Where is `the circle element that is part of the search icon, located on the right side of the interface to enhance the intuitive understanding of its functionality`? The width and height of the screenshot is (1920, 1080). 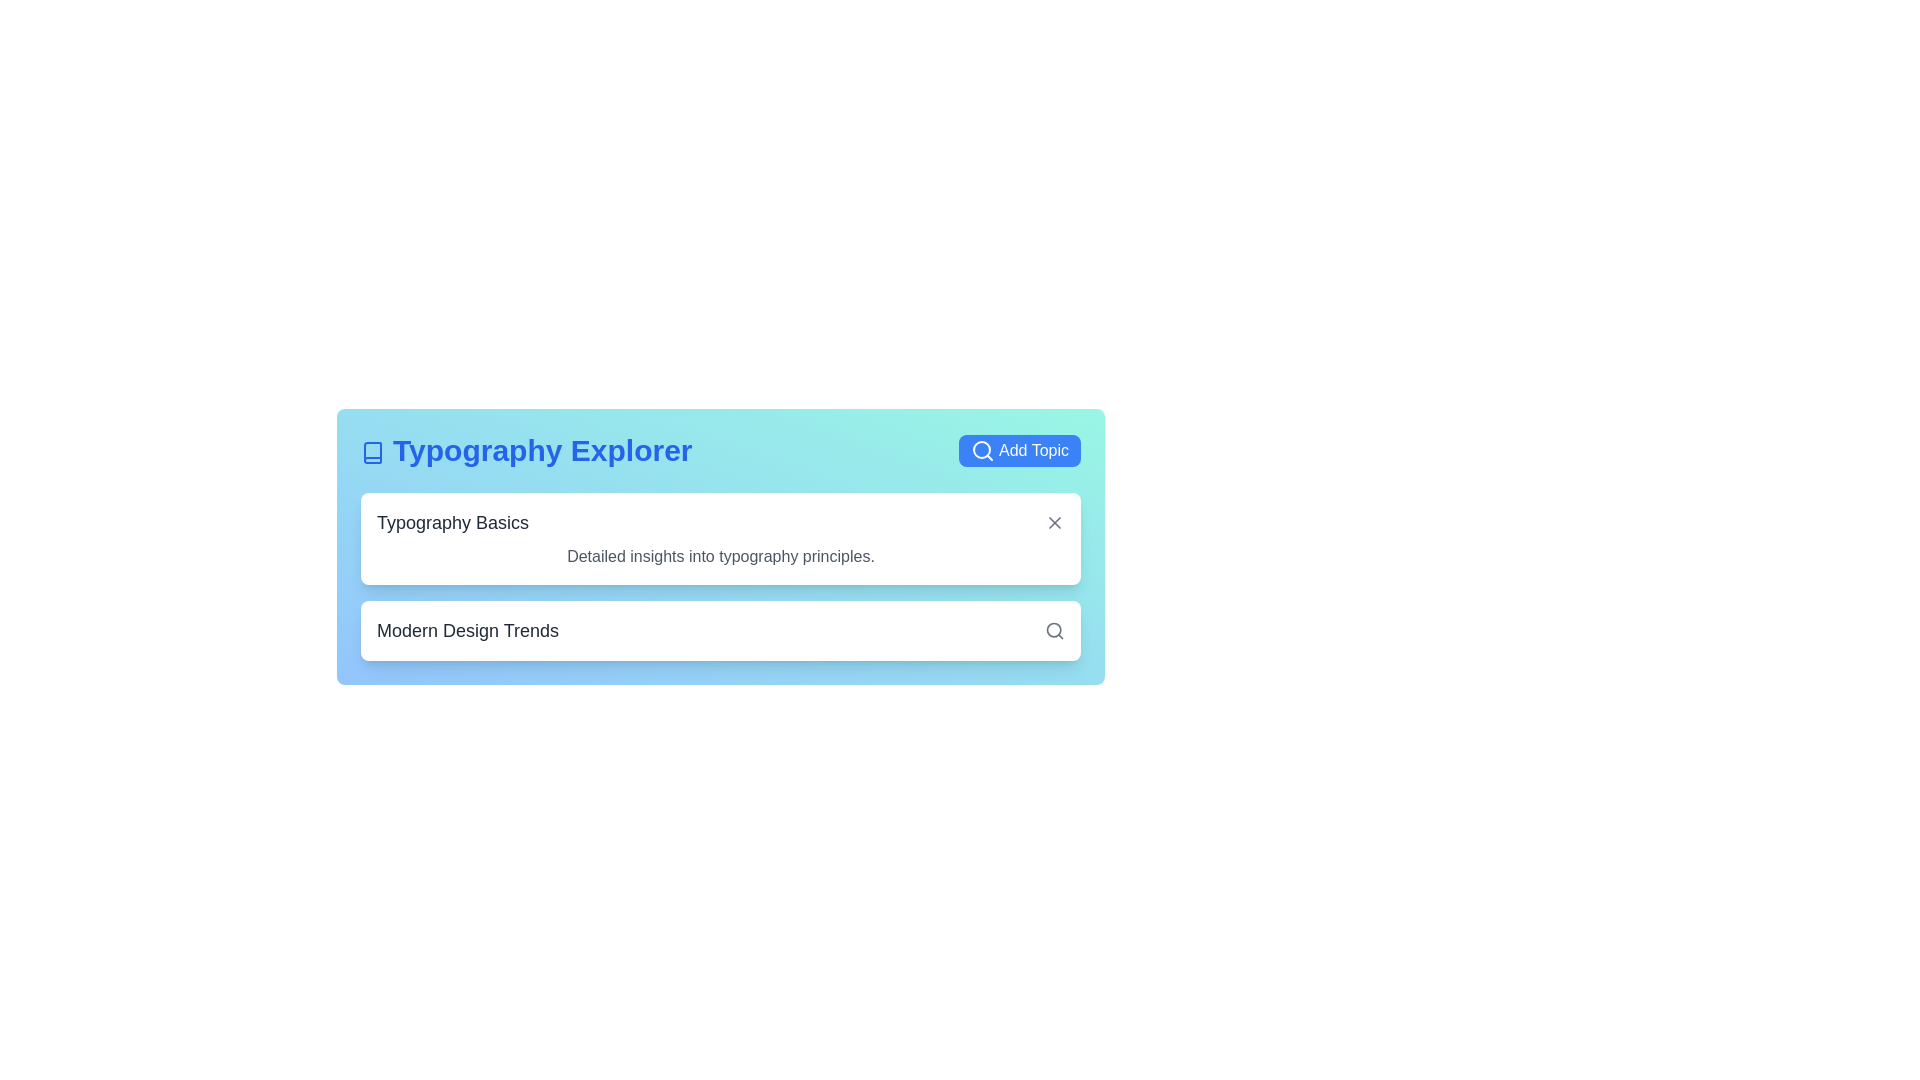
the circle element that is part of the search icon, located on the right side of the interface to enhance the intuitive understanding of its functionality is located at coordinates (1053, 630).